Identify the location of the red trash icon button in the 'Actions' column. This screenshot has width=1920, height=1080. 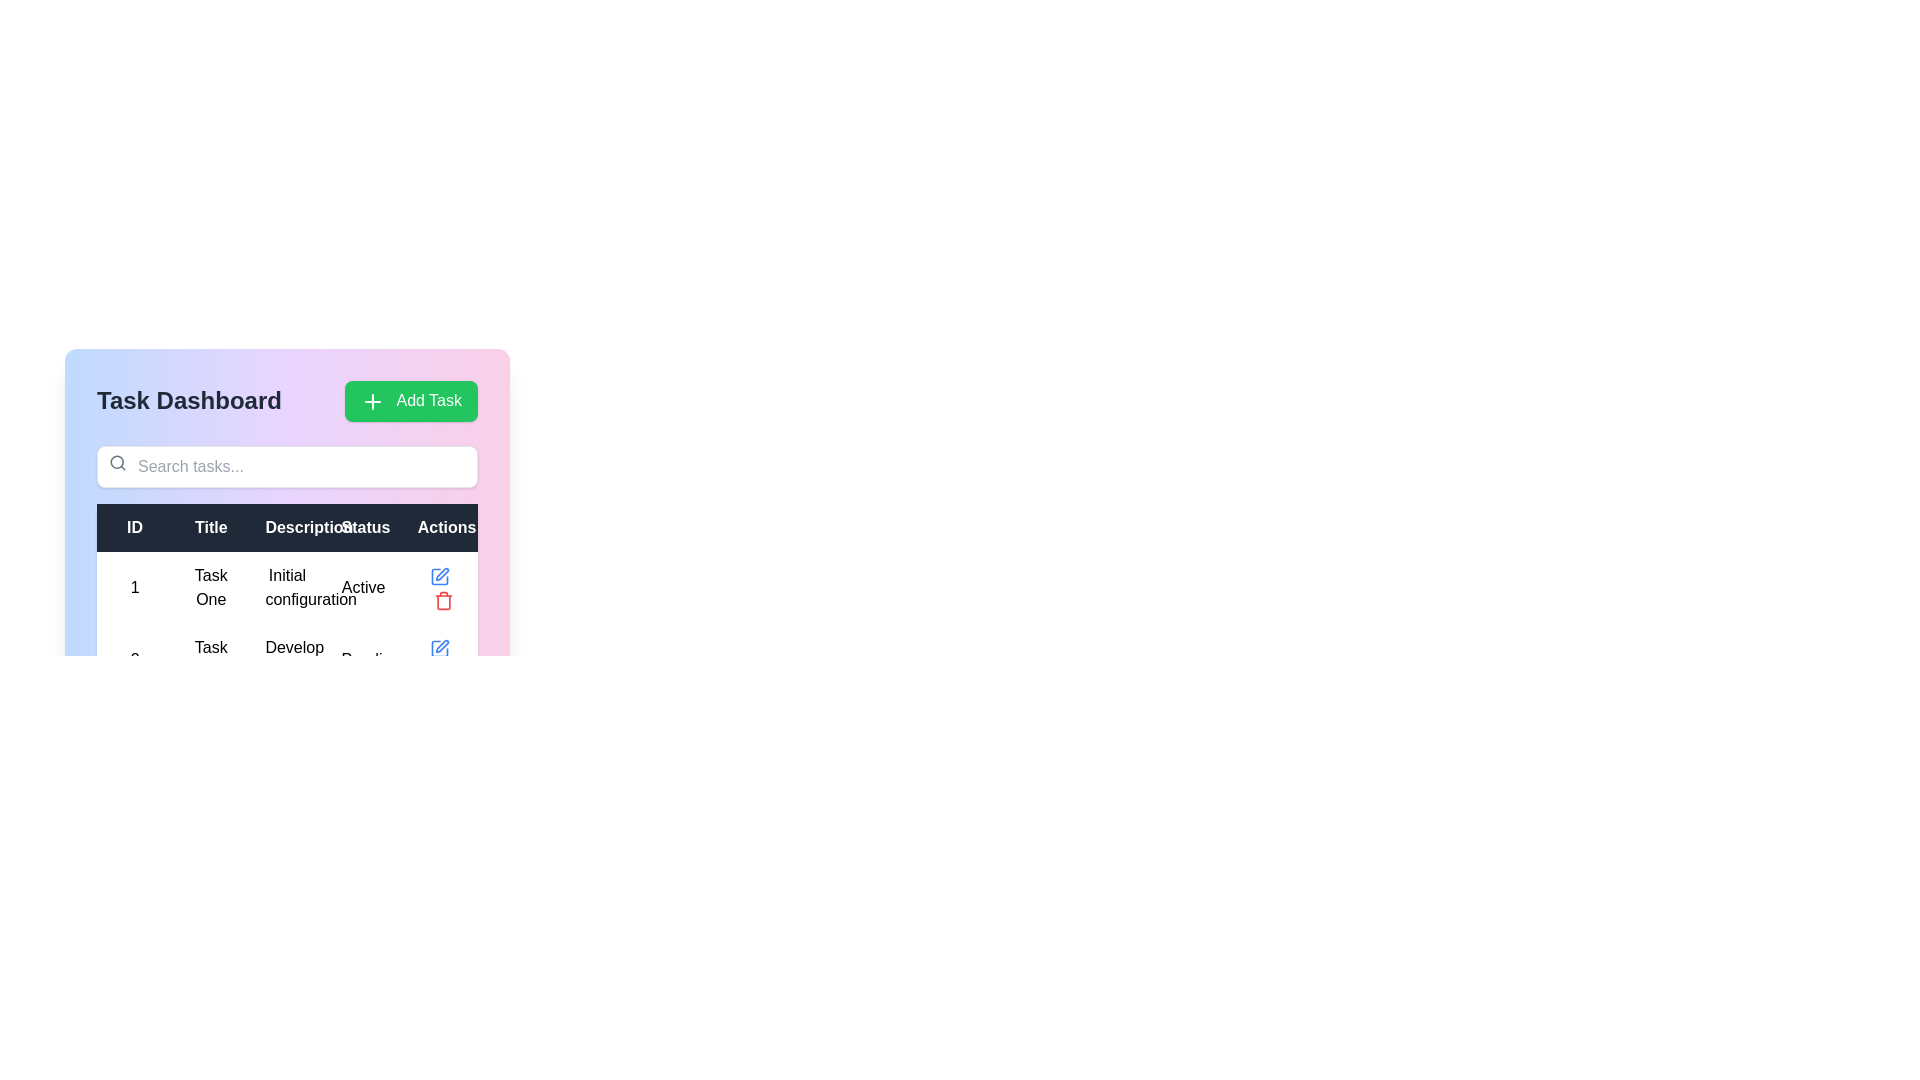
(438, 586).